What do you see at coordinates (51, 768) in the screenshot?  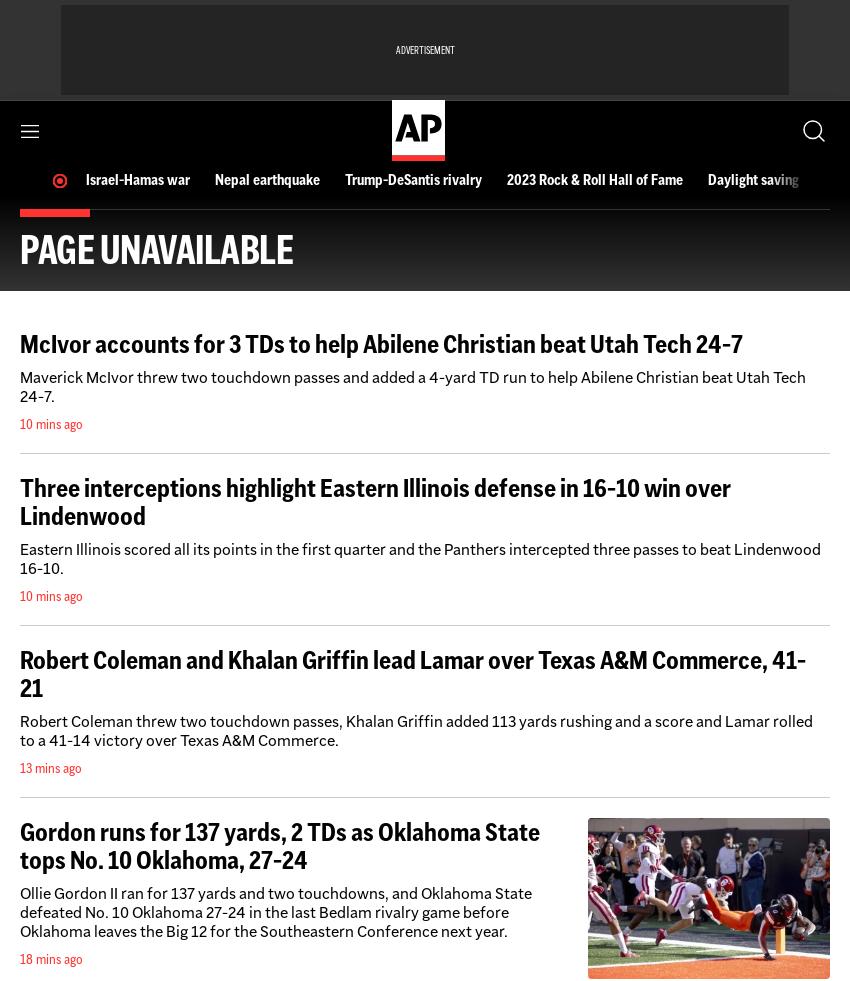 I see `'13 mins ago'` at bounding box center [51, 768].